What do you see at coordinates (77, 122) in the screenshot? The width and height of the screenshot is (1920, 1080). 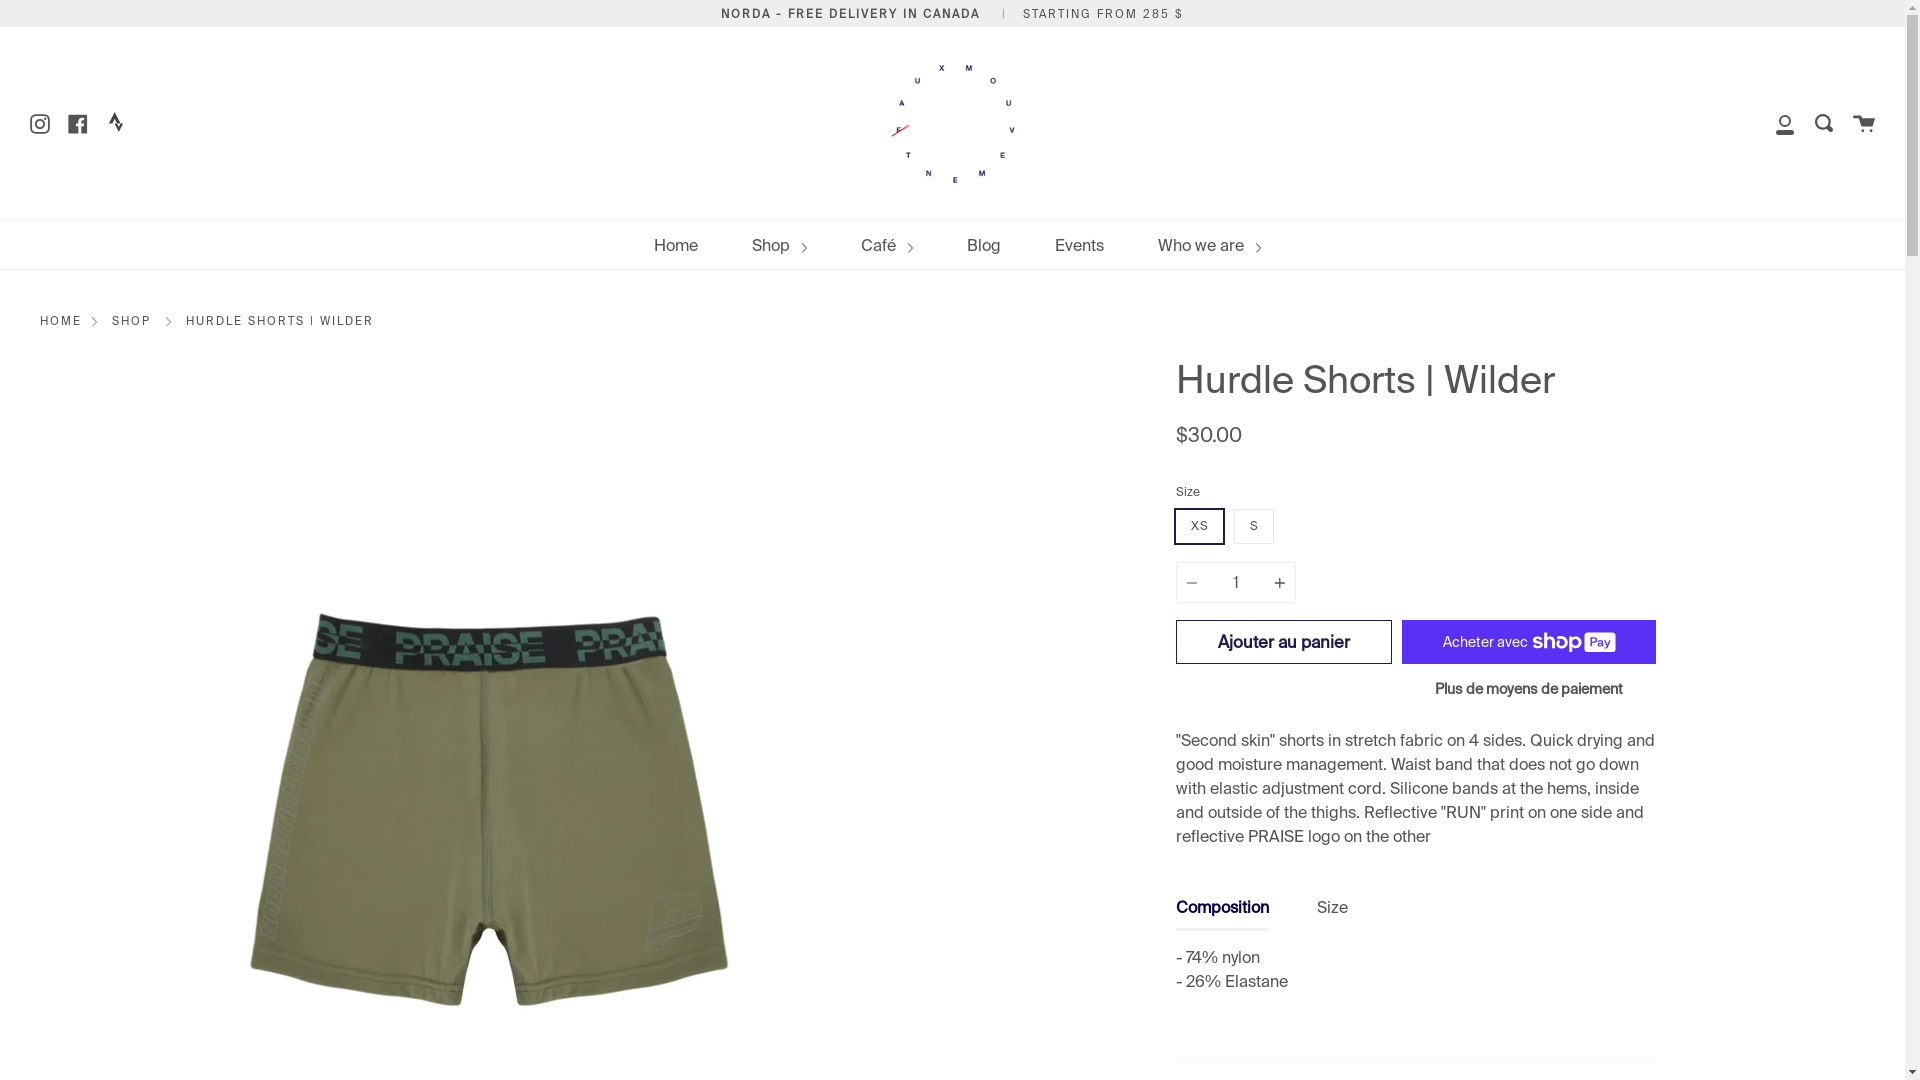 I see `'Facebook'` at bounding box center [77, 122].